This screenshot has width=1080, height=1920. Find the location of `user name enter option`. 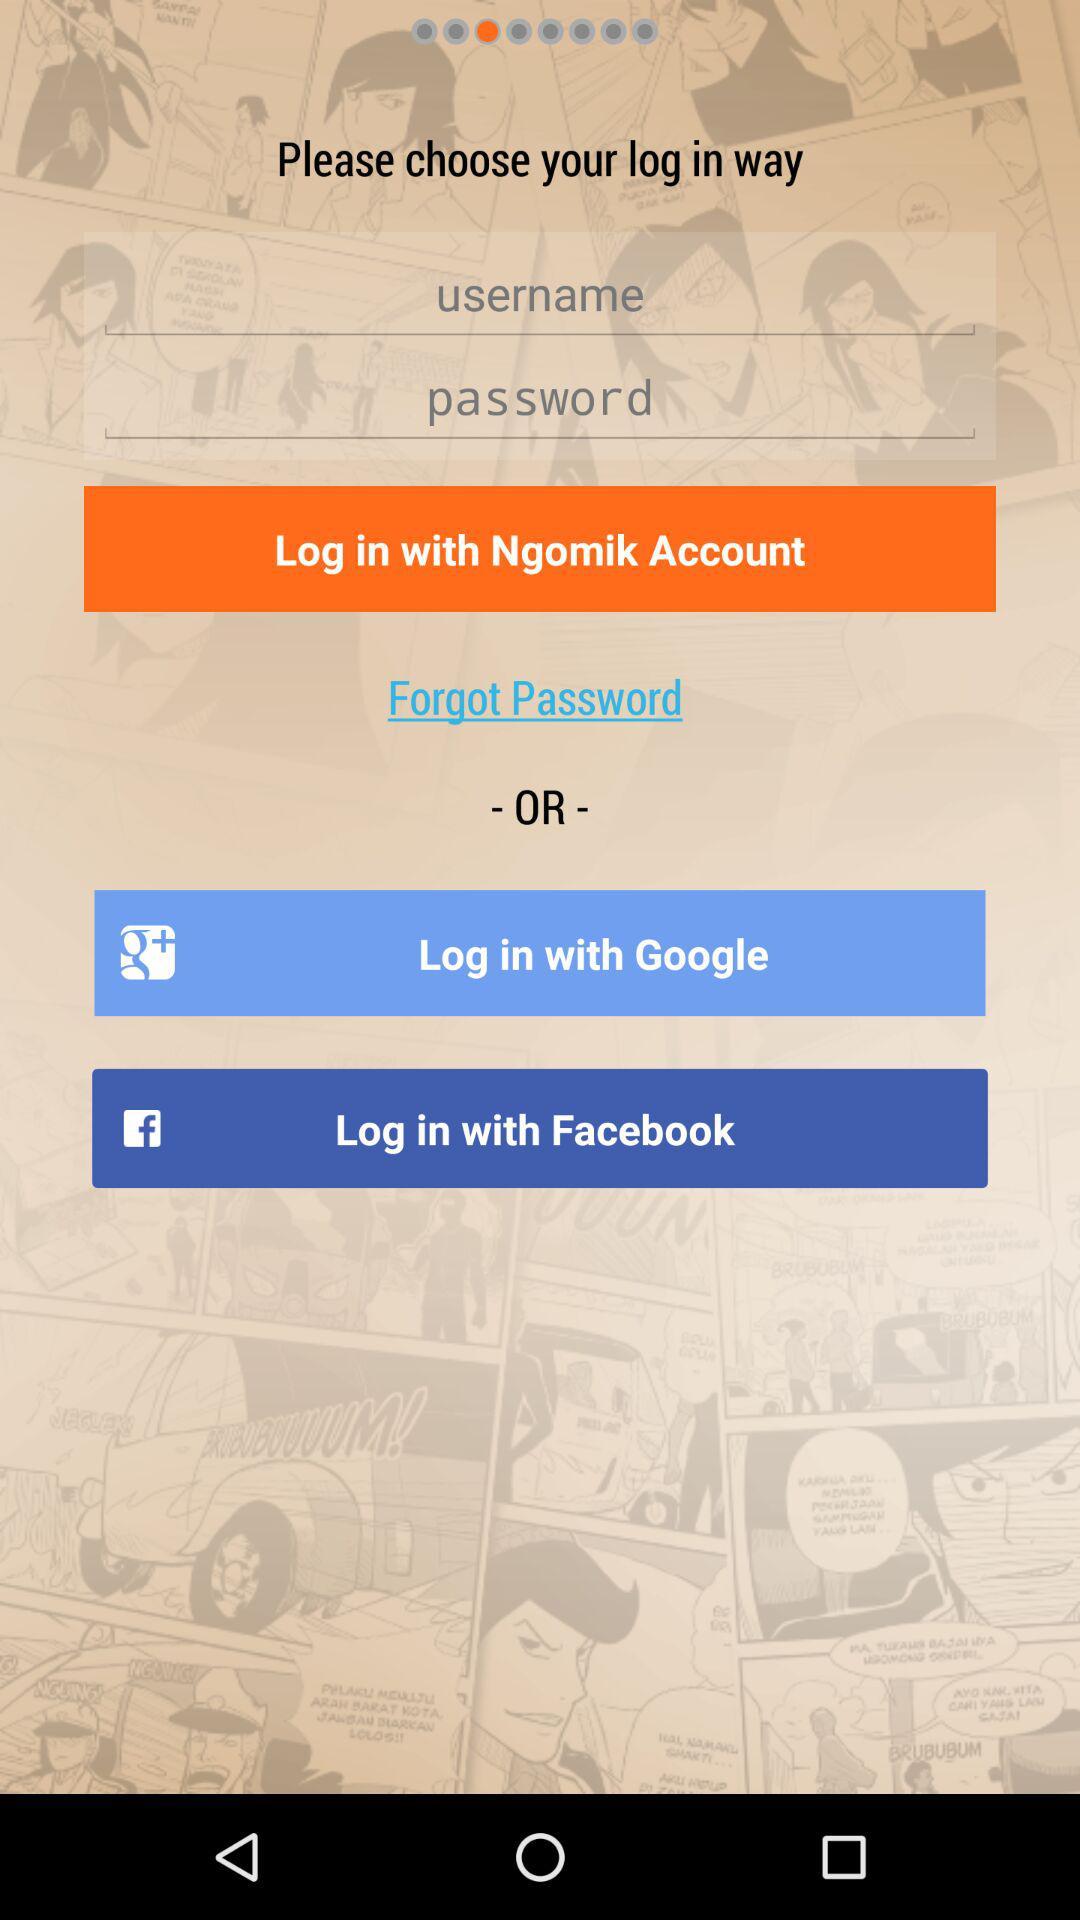

user name enter option is located at coordinates (540, 292).